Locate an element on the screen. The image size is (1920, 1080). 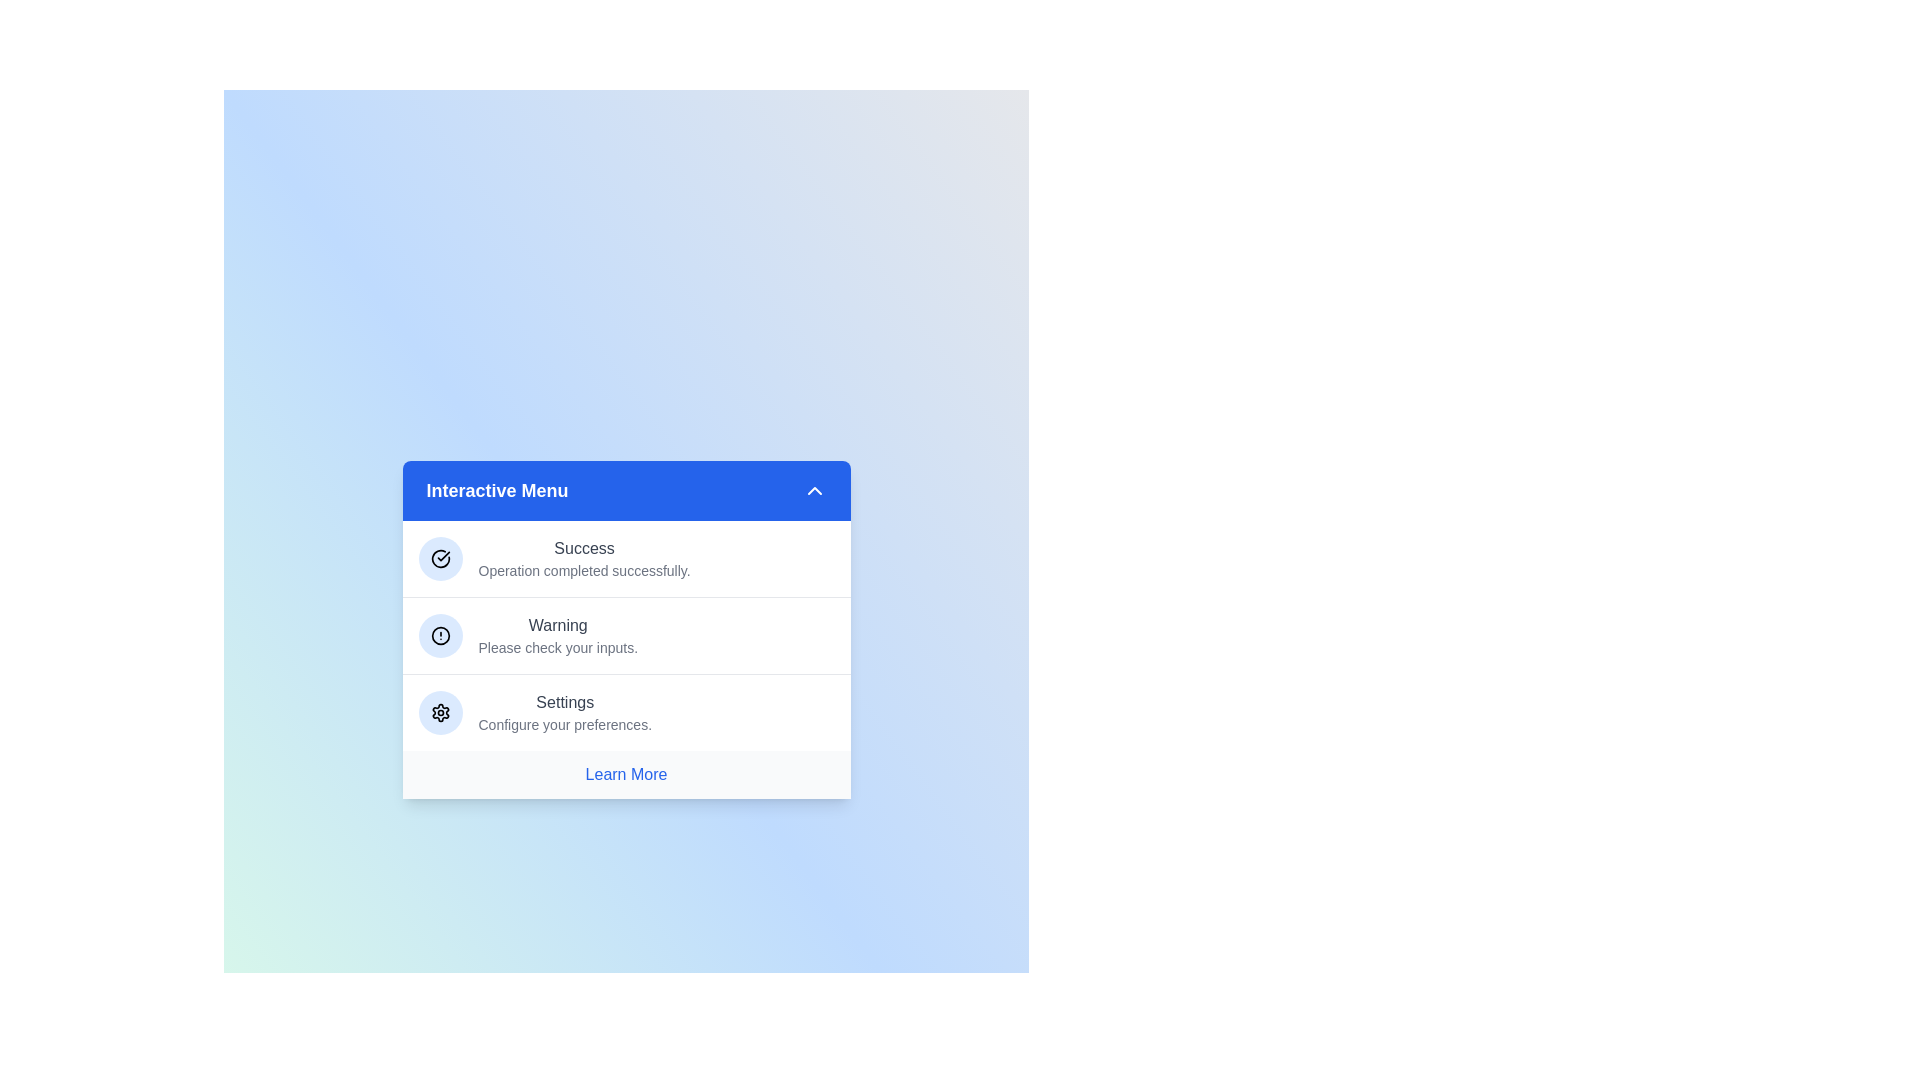
the menu item corresponding to Warning is located at coordinates (625, 635).